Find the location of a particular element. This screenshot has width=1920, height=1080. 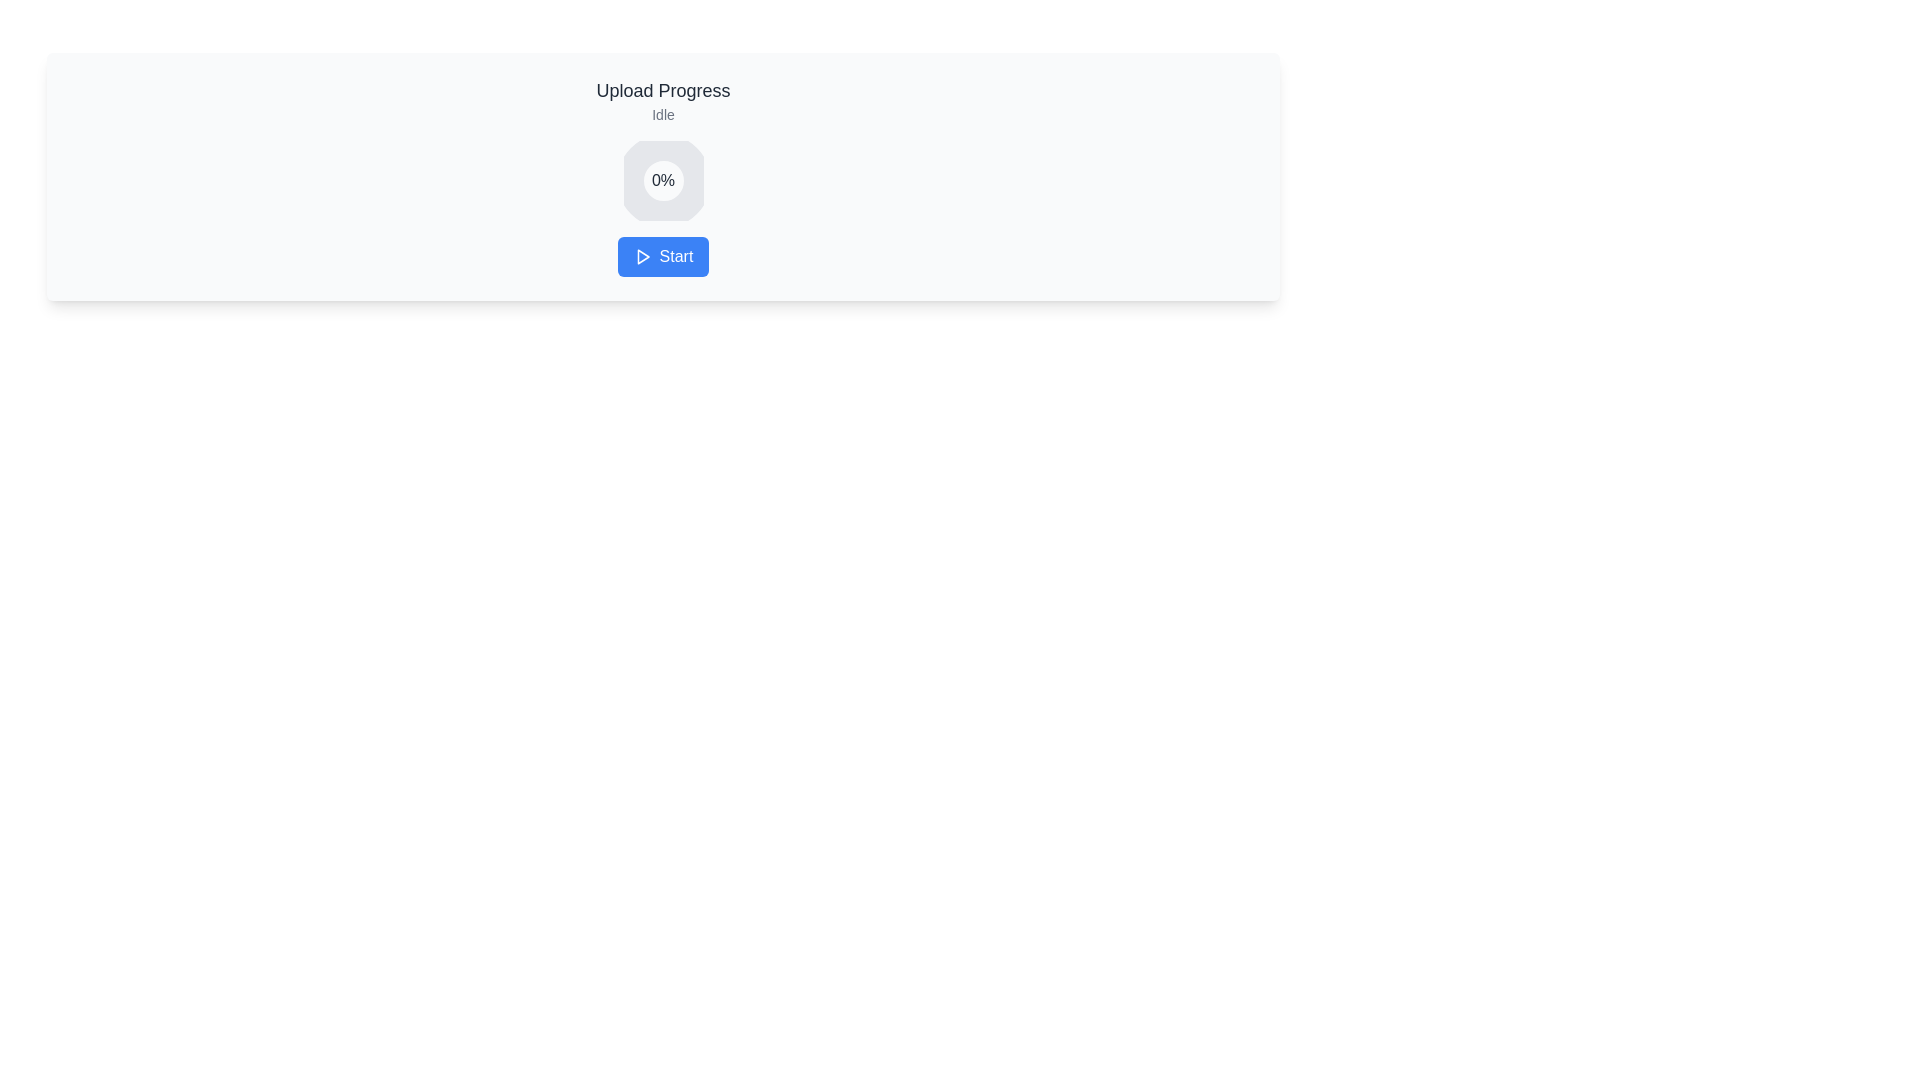

the triangular play icon located within the blue 'Start' button is located at coordinates (643, 256).